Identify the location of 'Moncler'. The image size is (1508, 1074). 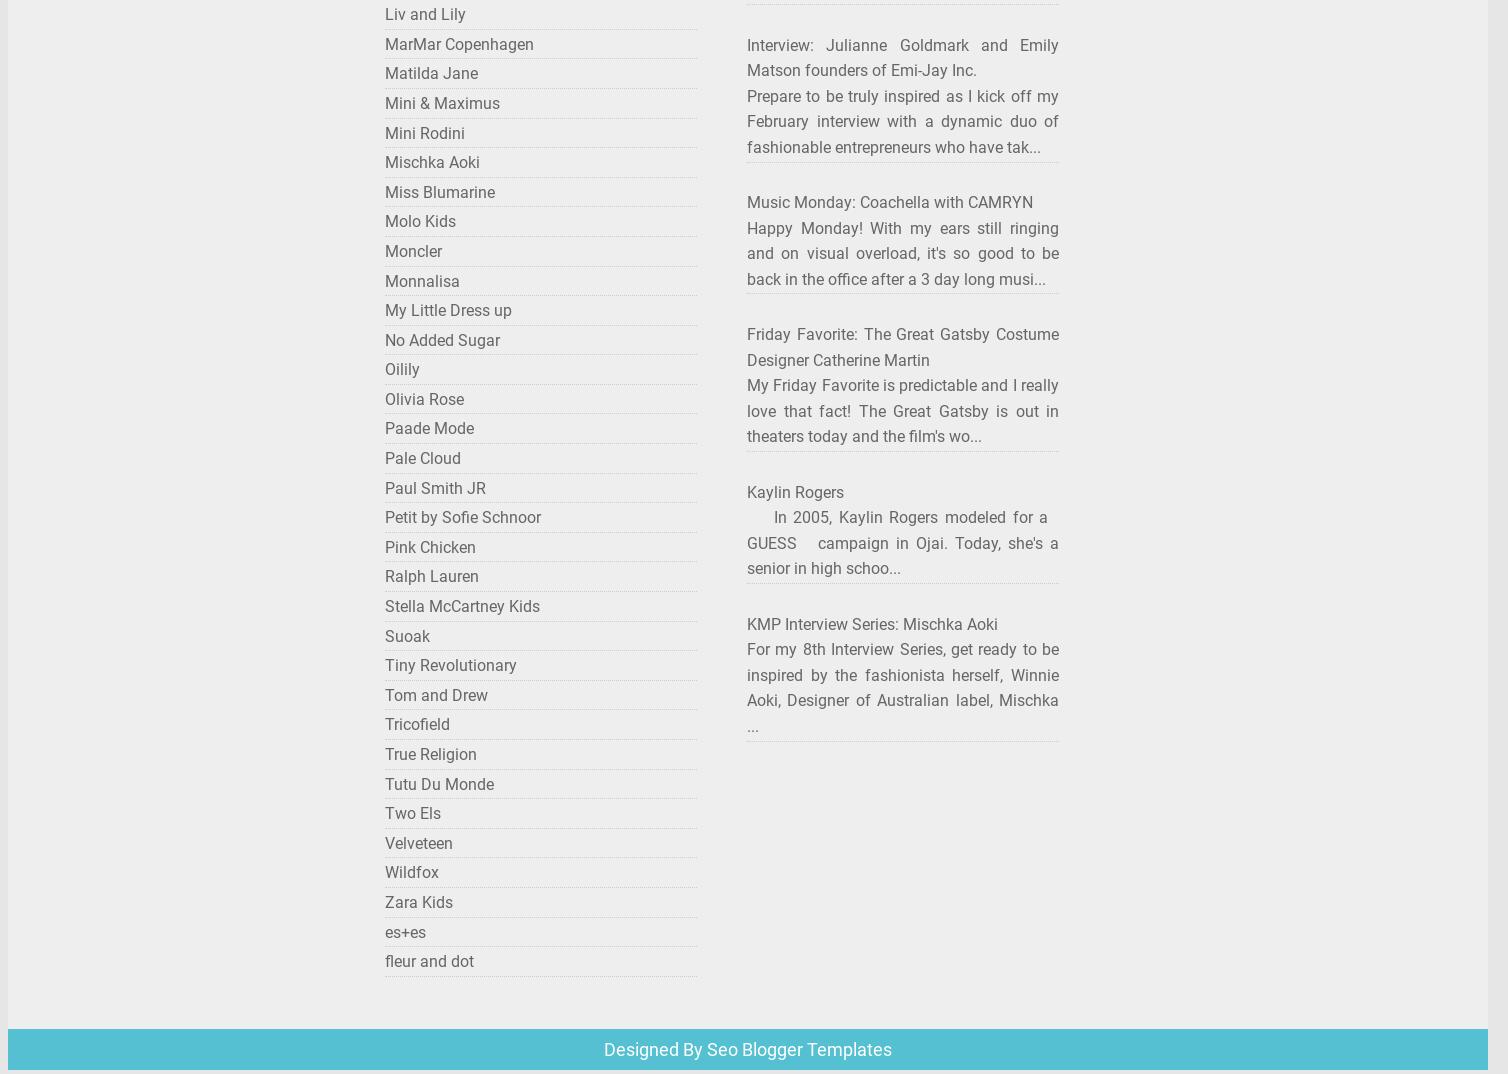
(384, 249).